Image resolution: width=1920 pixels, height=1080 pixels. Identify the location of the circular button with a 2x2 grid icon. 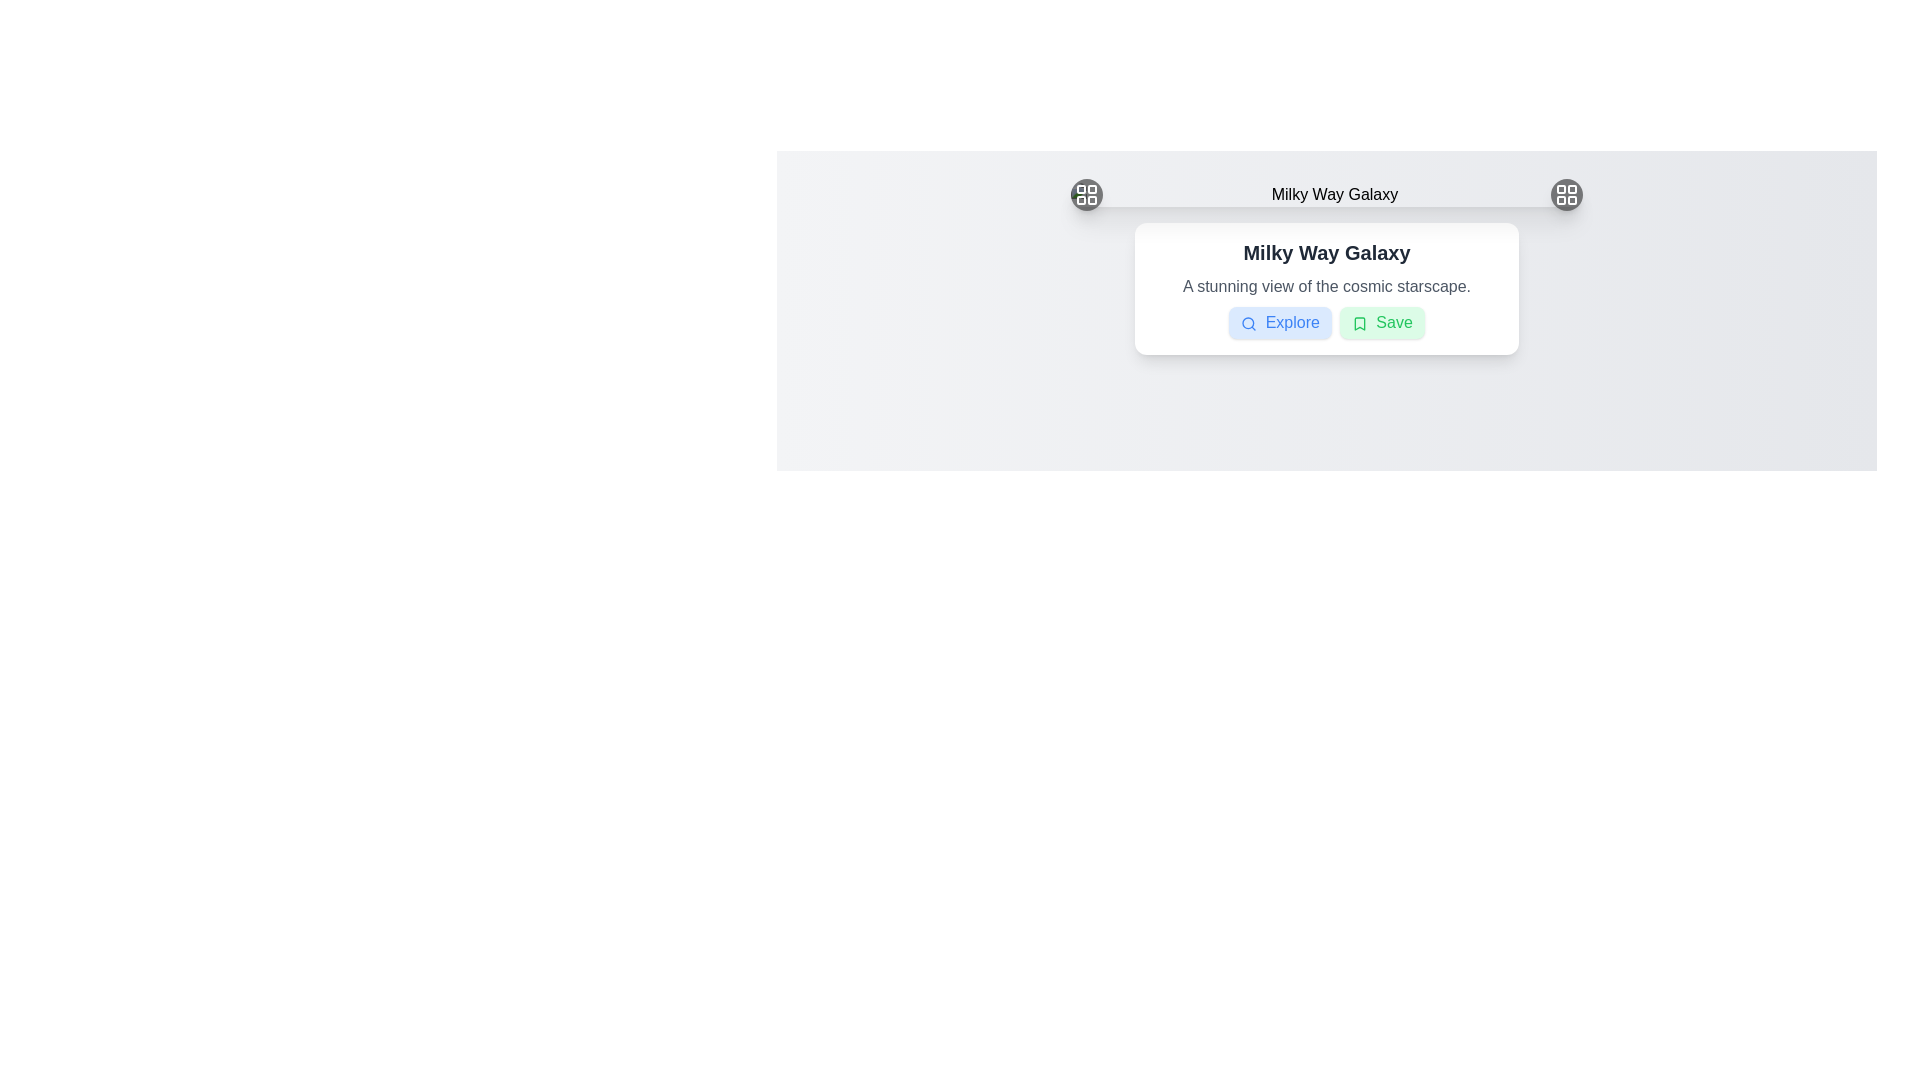
(1565, 195).